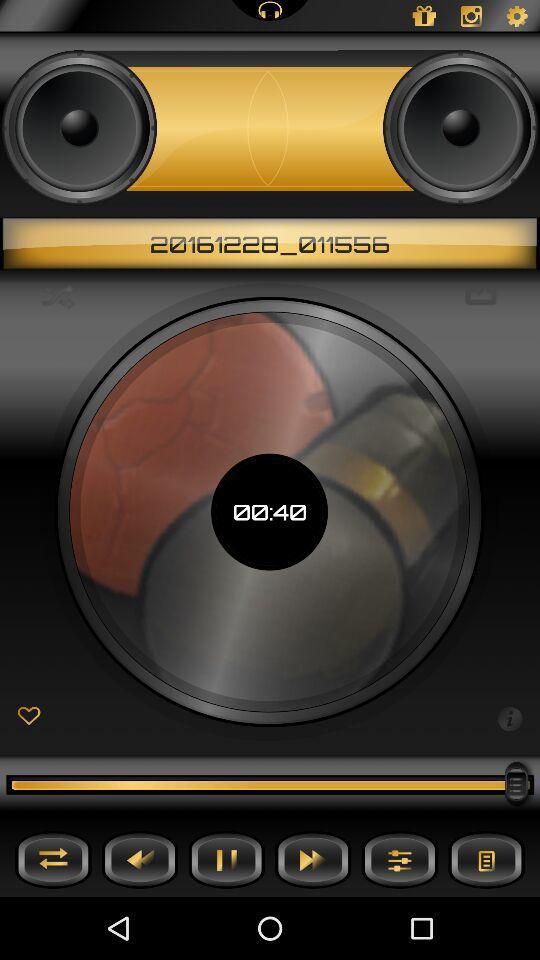 Image resolution: width=540 pixels, height=960 pixels. Describe the element at coordinates (28, 717) in the screenshot. I see `the favorite icon` at that location.